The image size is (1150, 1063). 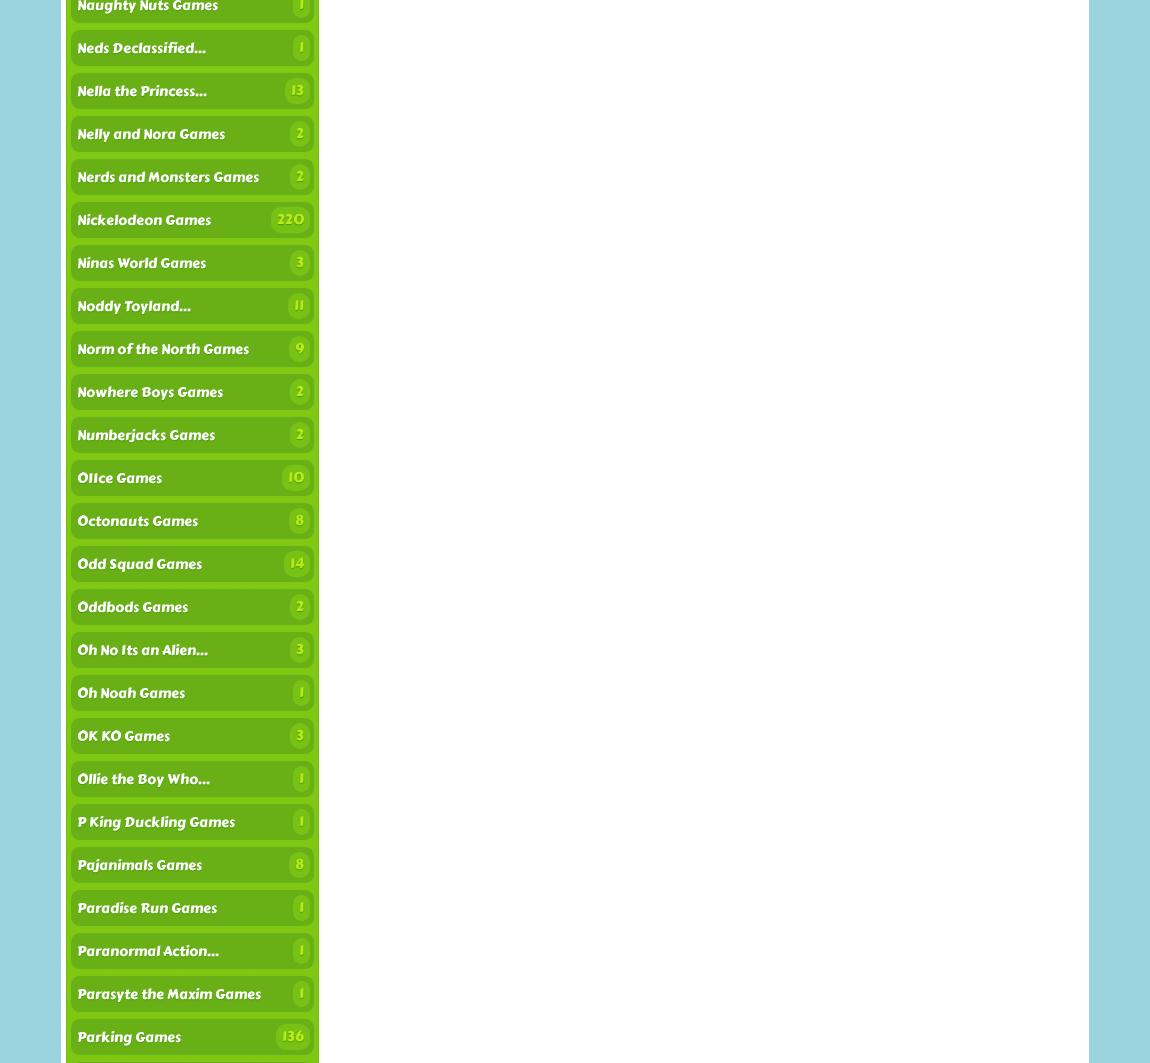 I want to click on 'Nowhere Boys Games', so click(x=148, y=392).